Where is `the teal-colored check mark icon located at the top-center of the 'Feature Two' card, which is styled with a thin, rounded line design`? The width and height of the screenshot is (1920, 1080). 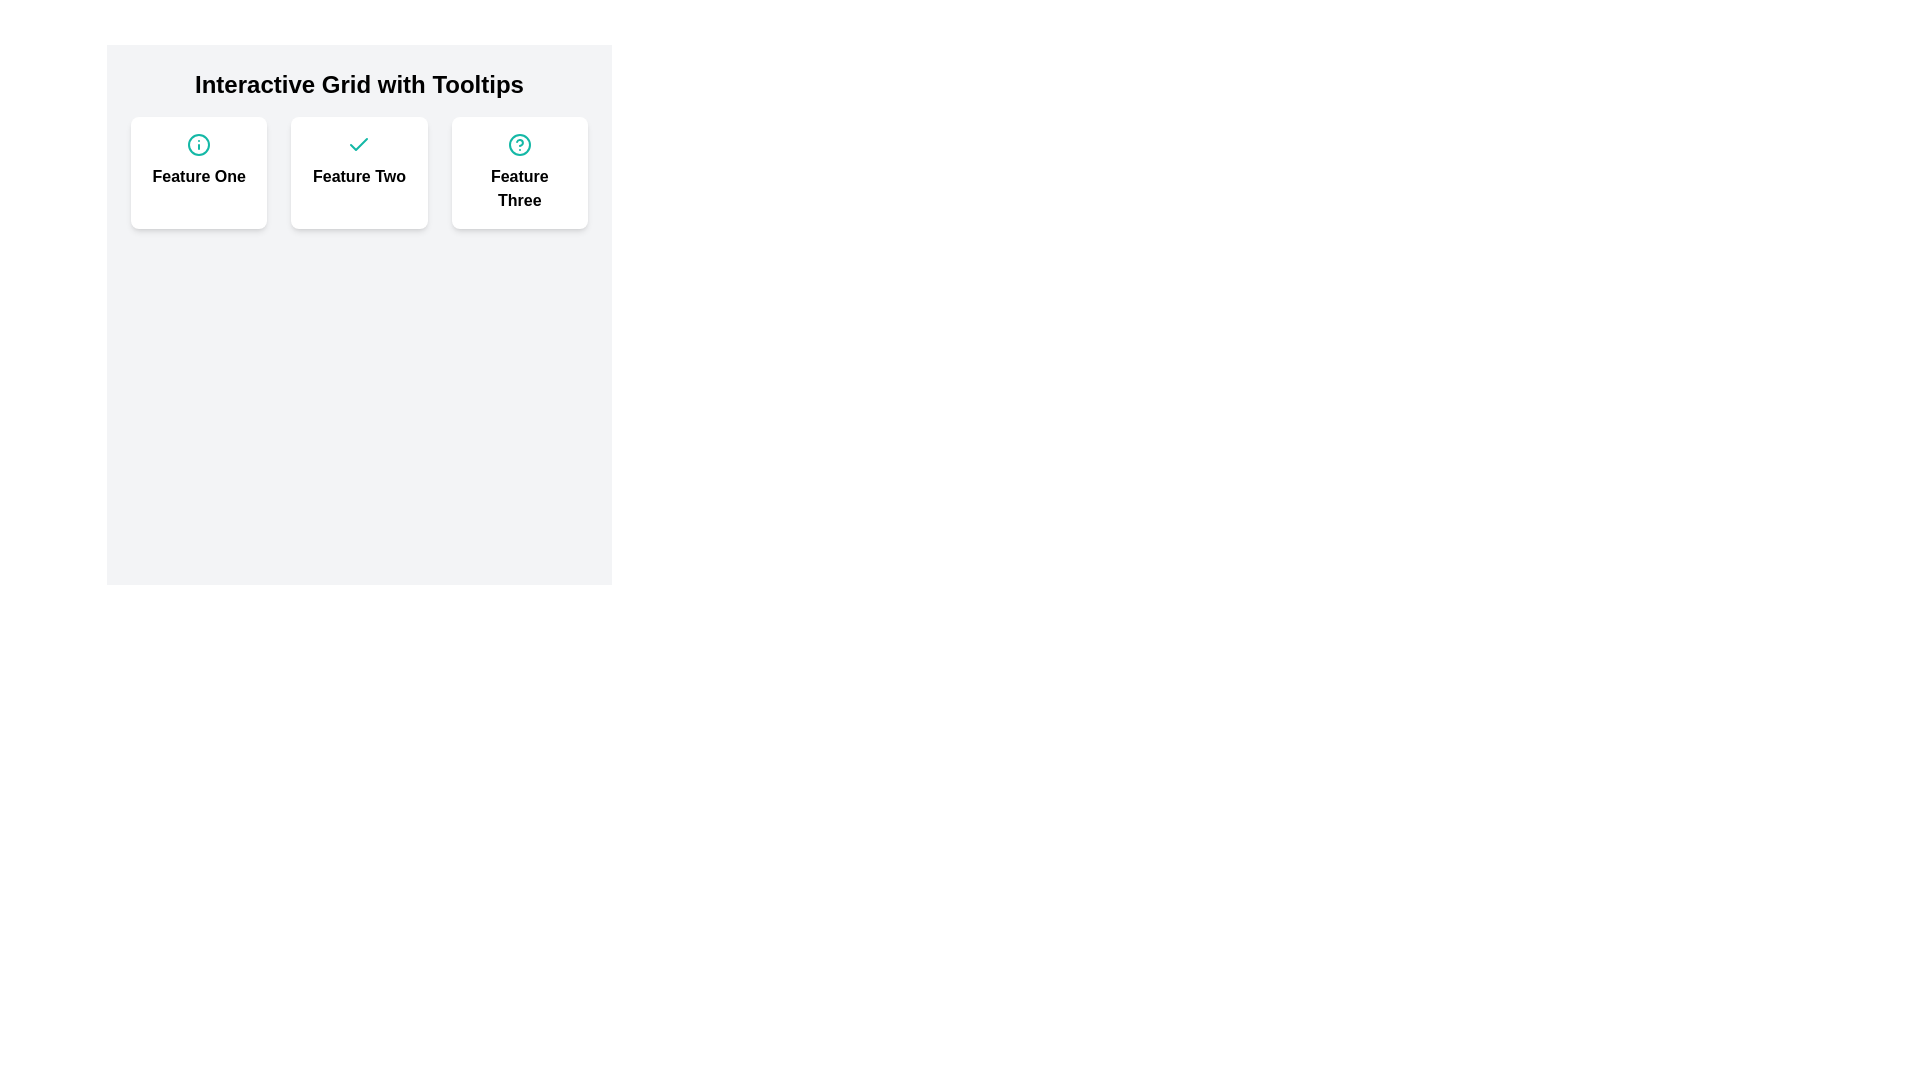 the teal-colored check mark icon located at the top-center of the 'Feature Two' card, which is styled with a thin, rounded line design is located at coordinates (359, 144).